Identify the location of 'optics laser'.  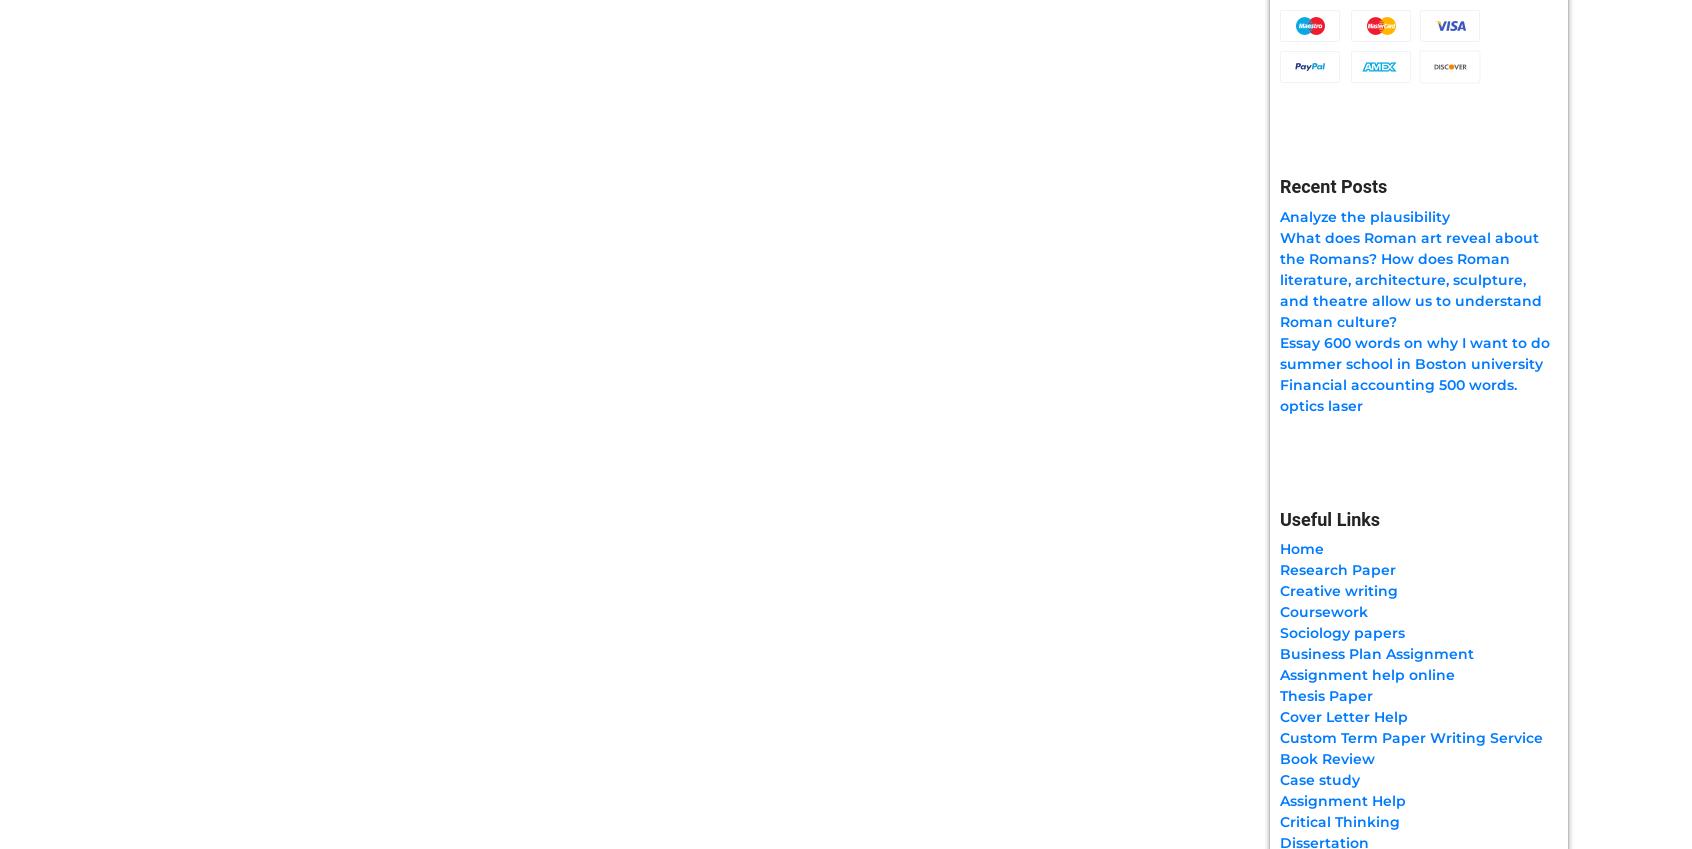
(1320, 403).